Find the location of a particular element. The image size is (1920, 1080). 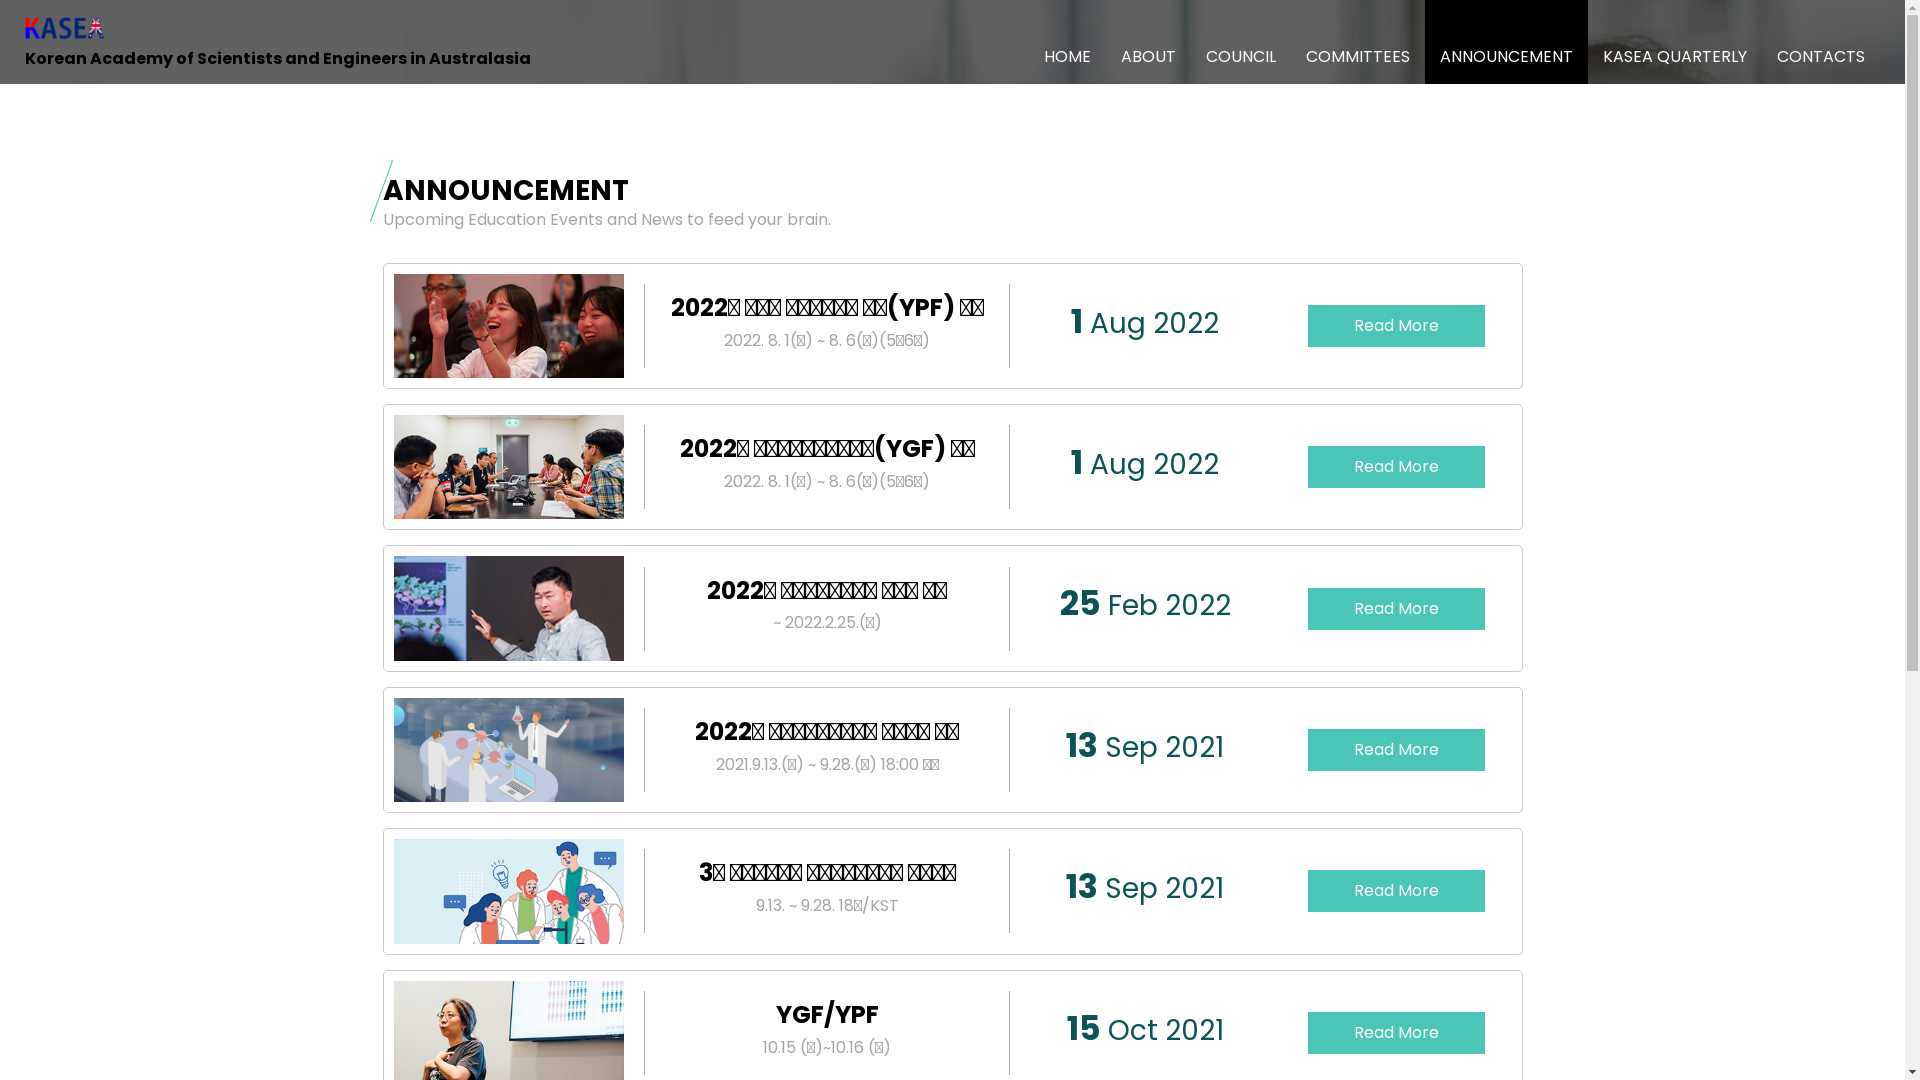

'KASEA QUARTERLY' is located at coordinates (1675, 42).